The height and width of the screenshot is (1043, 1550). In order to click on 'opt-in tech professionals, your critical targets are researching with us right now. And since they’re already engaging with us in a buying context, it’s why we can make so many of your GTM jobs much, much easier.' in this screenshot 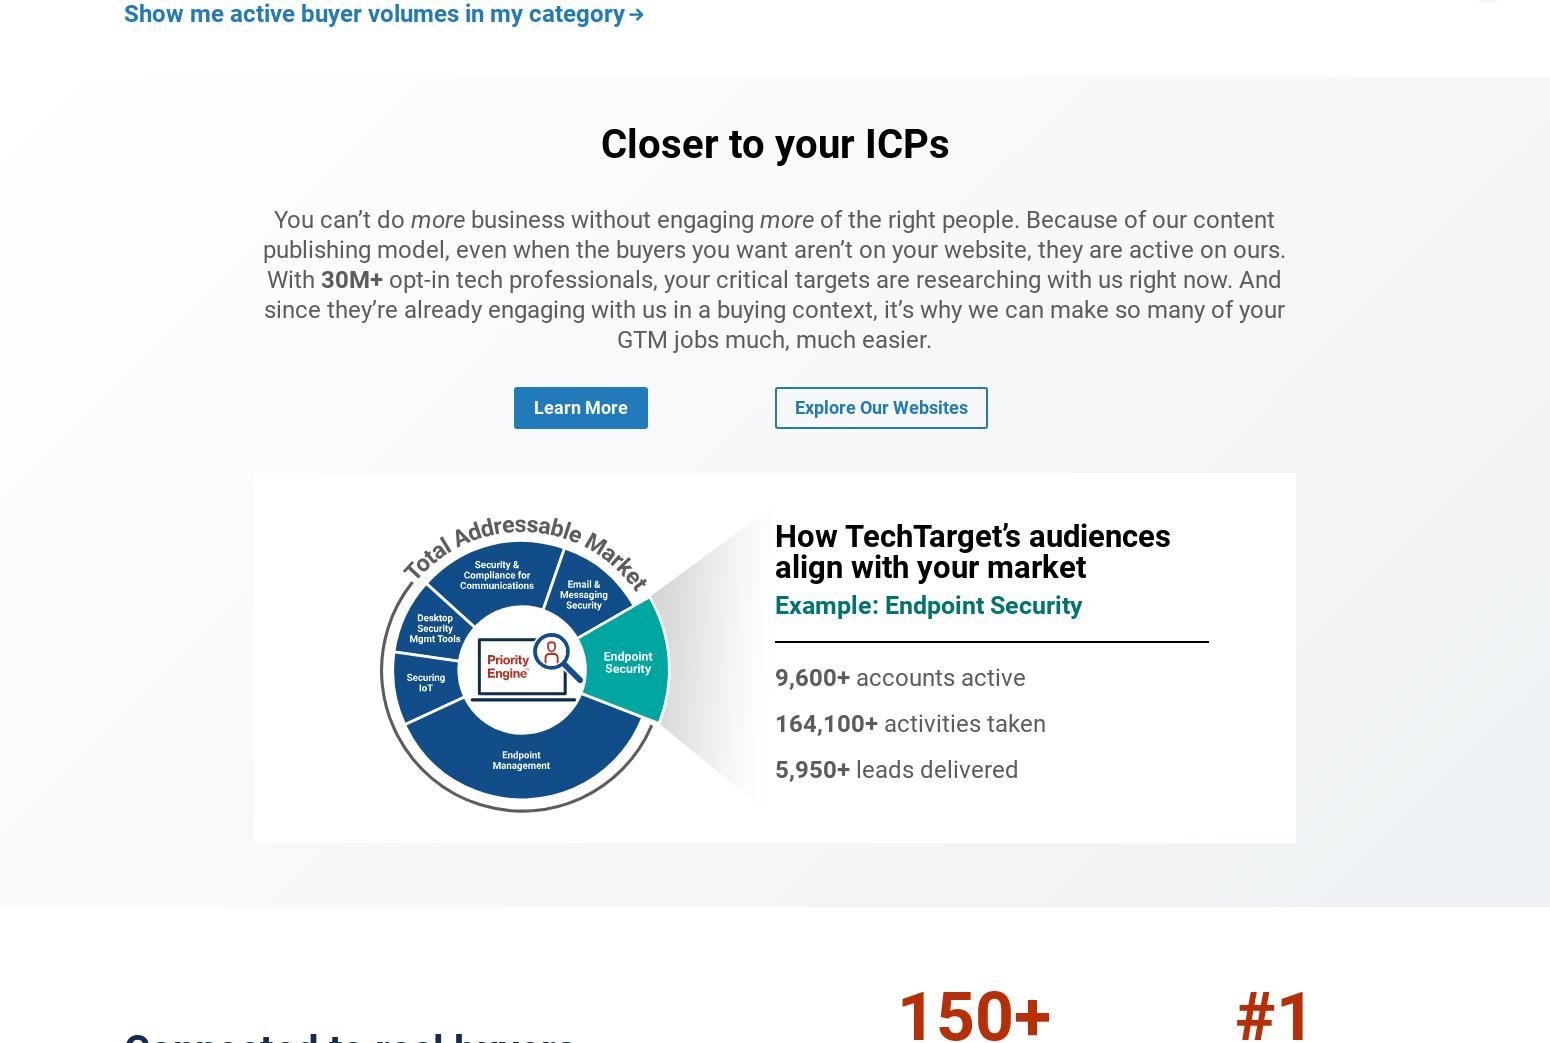, I will do `click(774, 308)`.